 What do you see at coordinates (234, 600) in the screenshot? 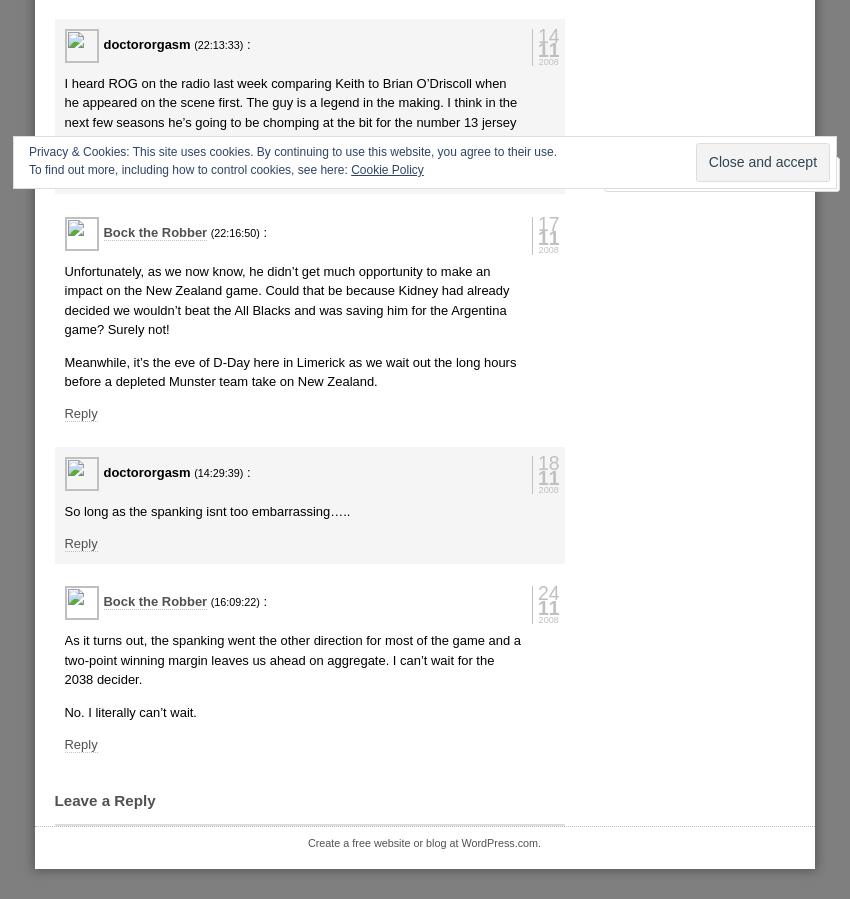
I see `'(16:09:22)'` at bounding box center [234, 600].